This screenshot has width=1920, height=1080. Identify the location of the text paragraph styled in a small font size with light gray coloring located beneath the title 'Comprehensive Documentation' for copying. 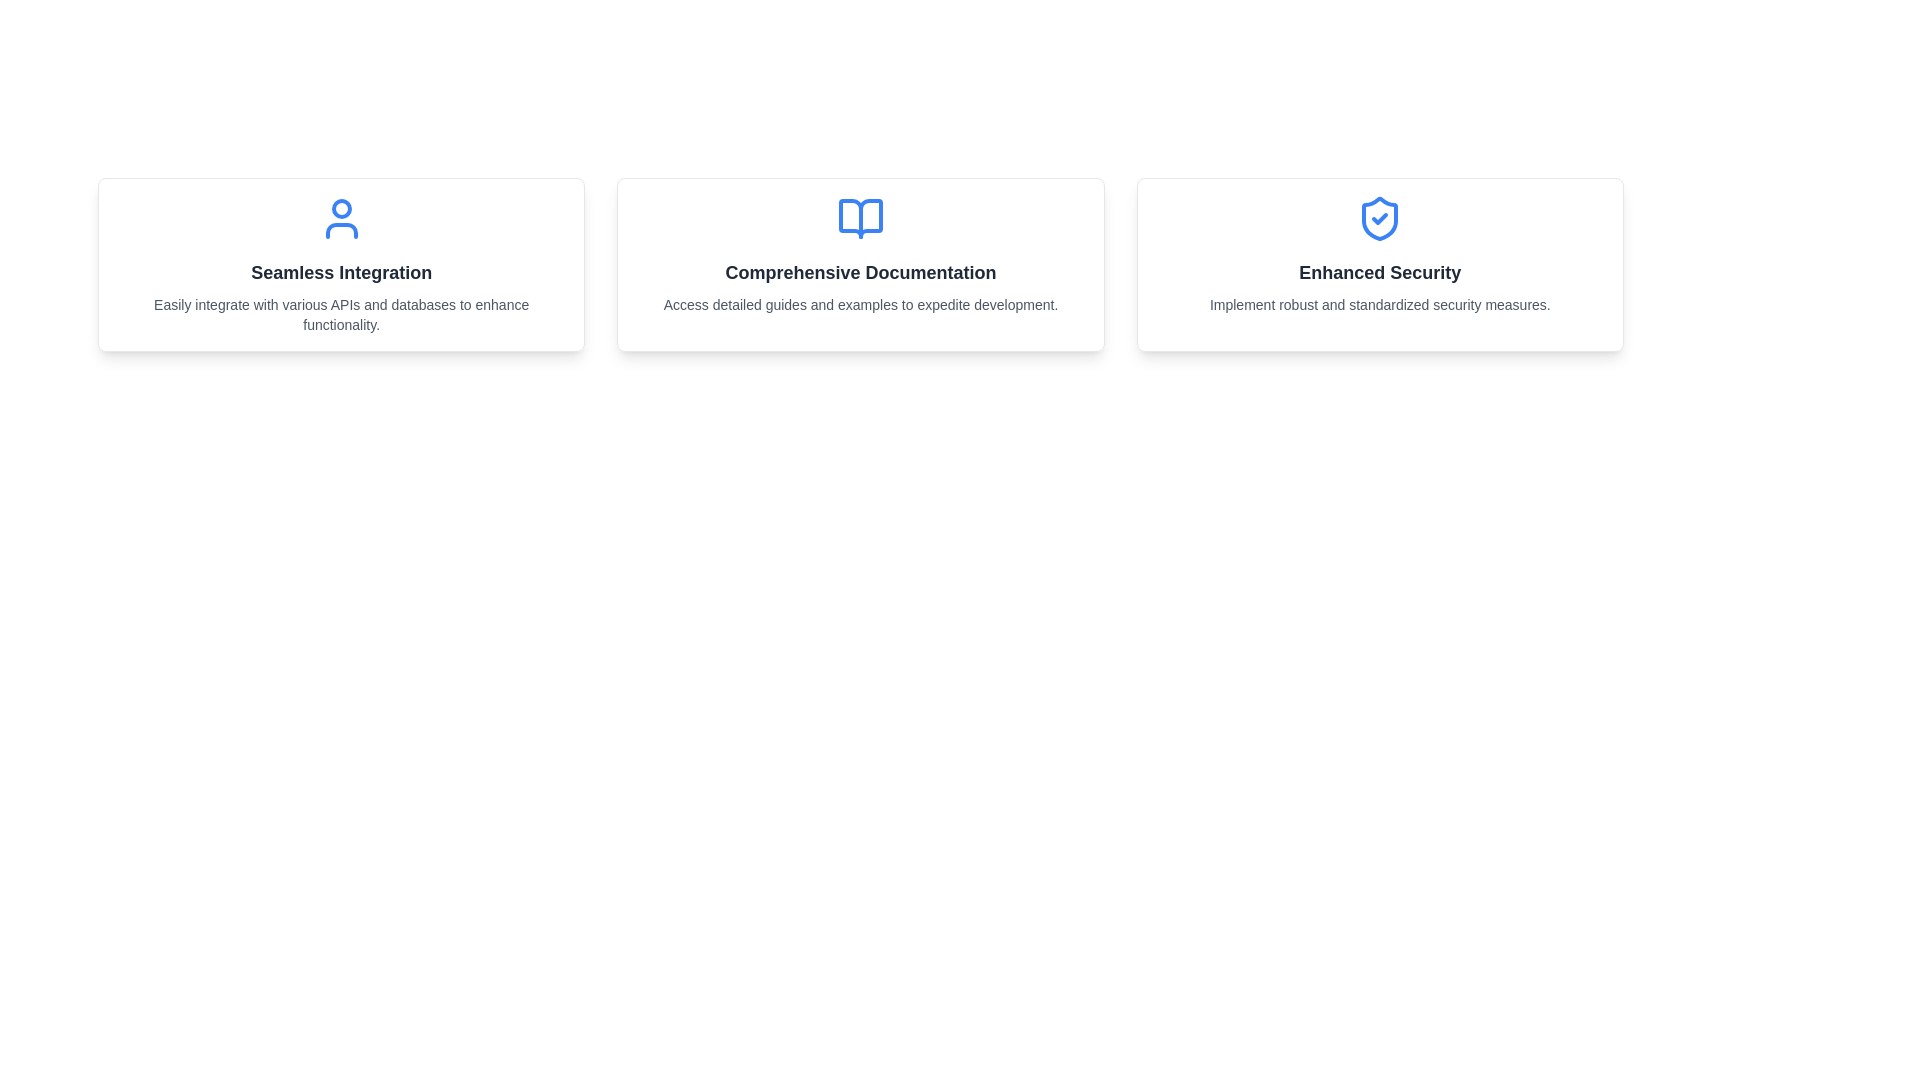
(860, 304).